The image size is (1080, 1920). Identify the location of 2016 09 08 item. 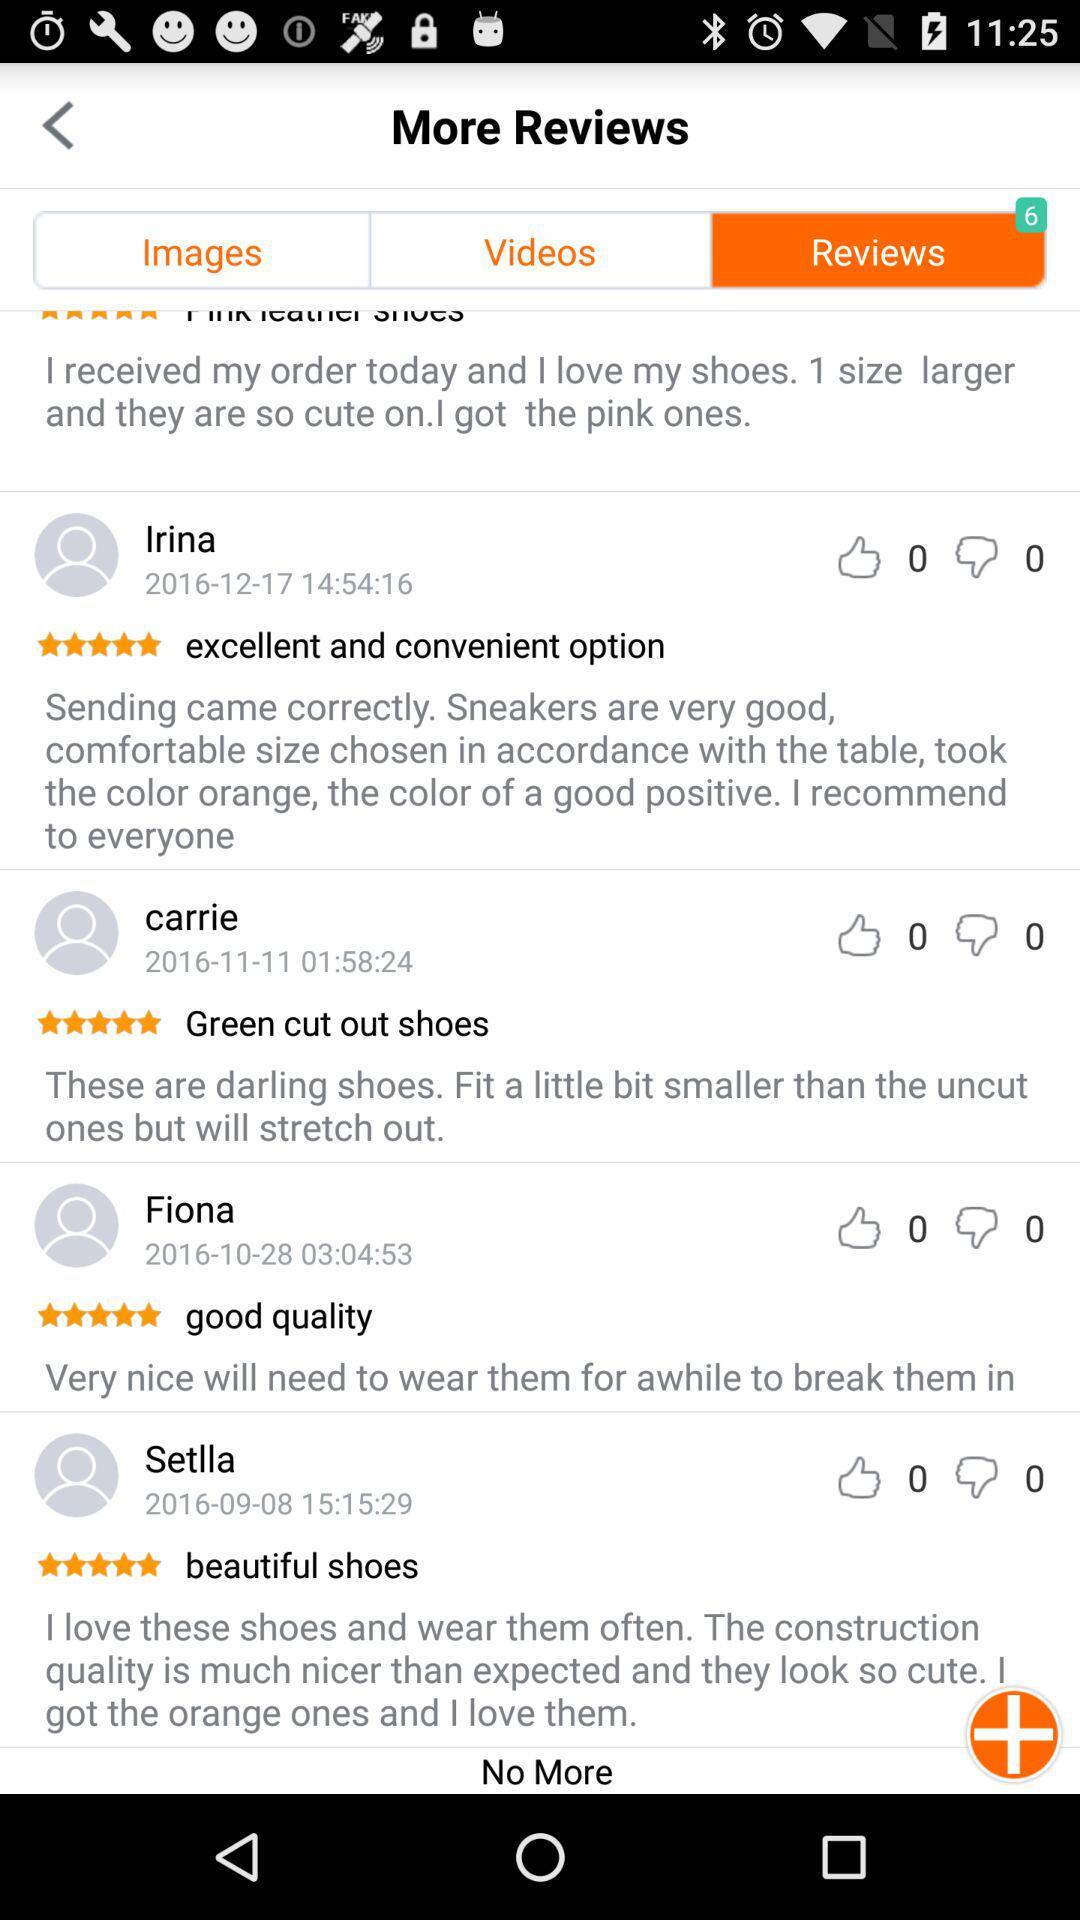
(278, 1502).